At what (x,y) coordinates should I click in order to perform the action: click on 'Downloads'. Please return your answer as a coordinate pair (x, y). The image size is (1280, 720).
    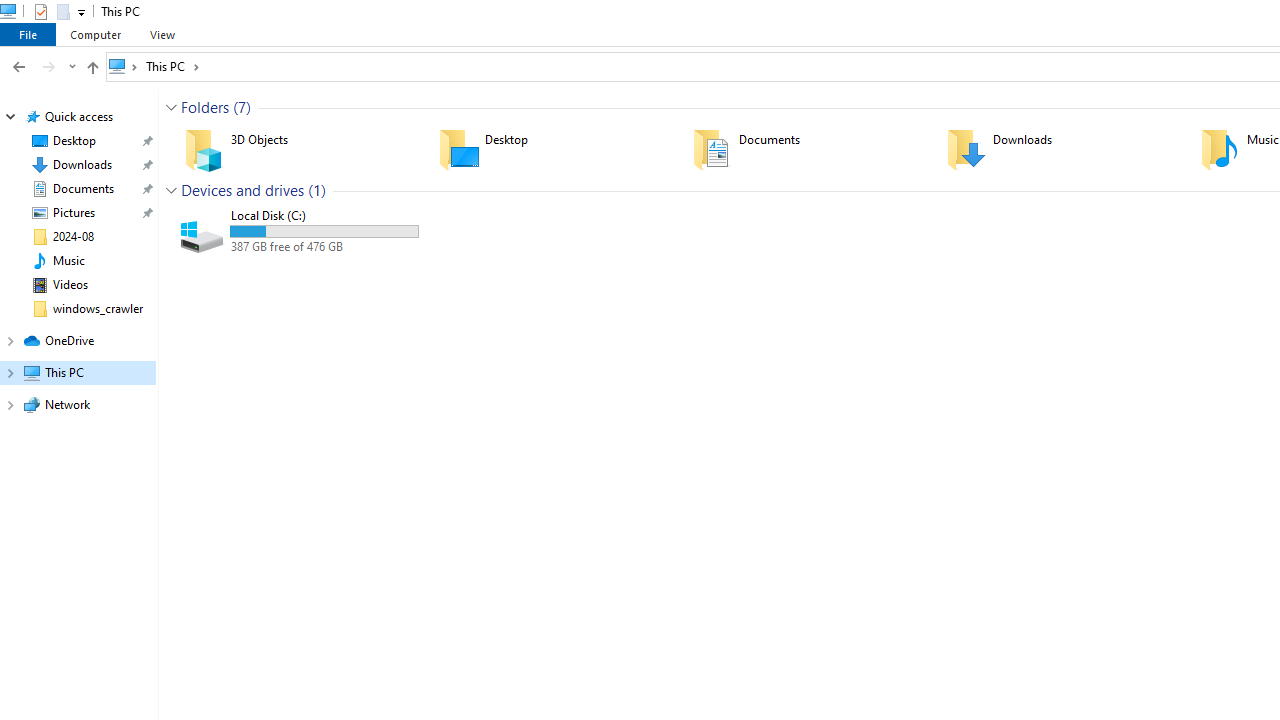
    Looking at the image, I should click on (1060, 148).